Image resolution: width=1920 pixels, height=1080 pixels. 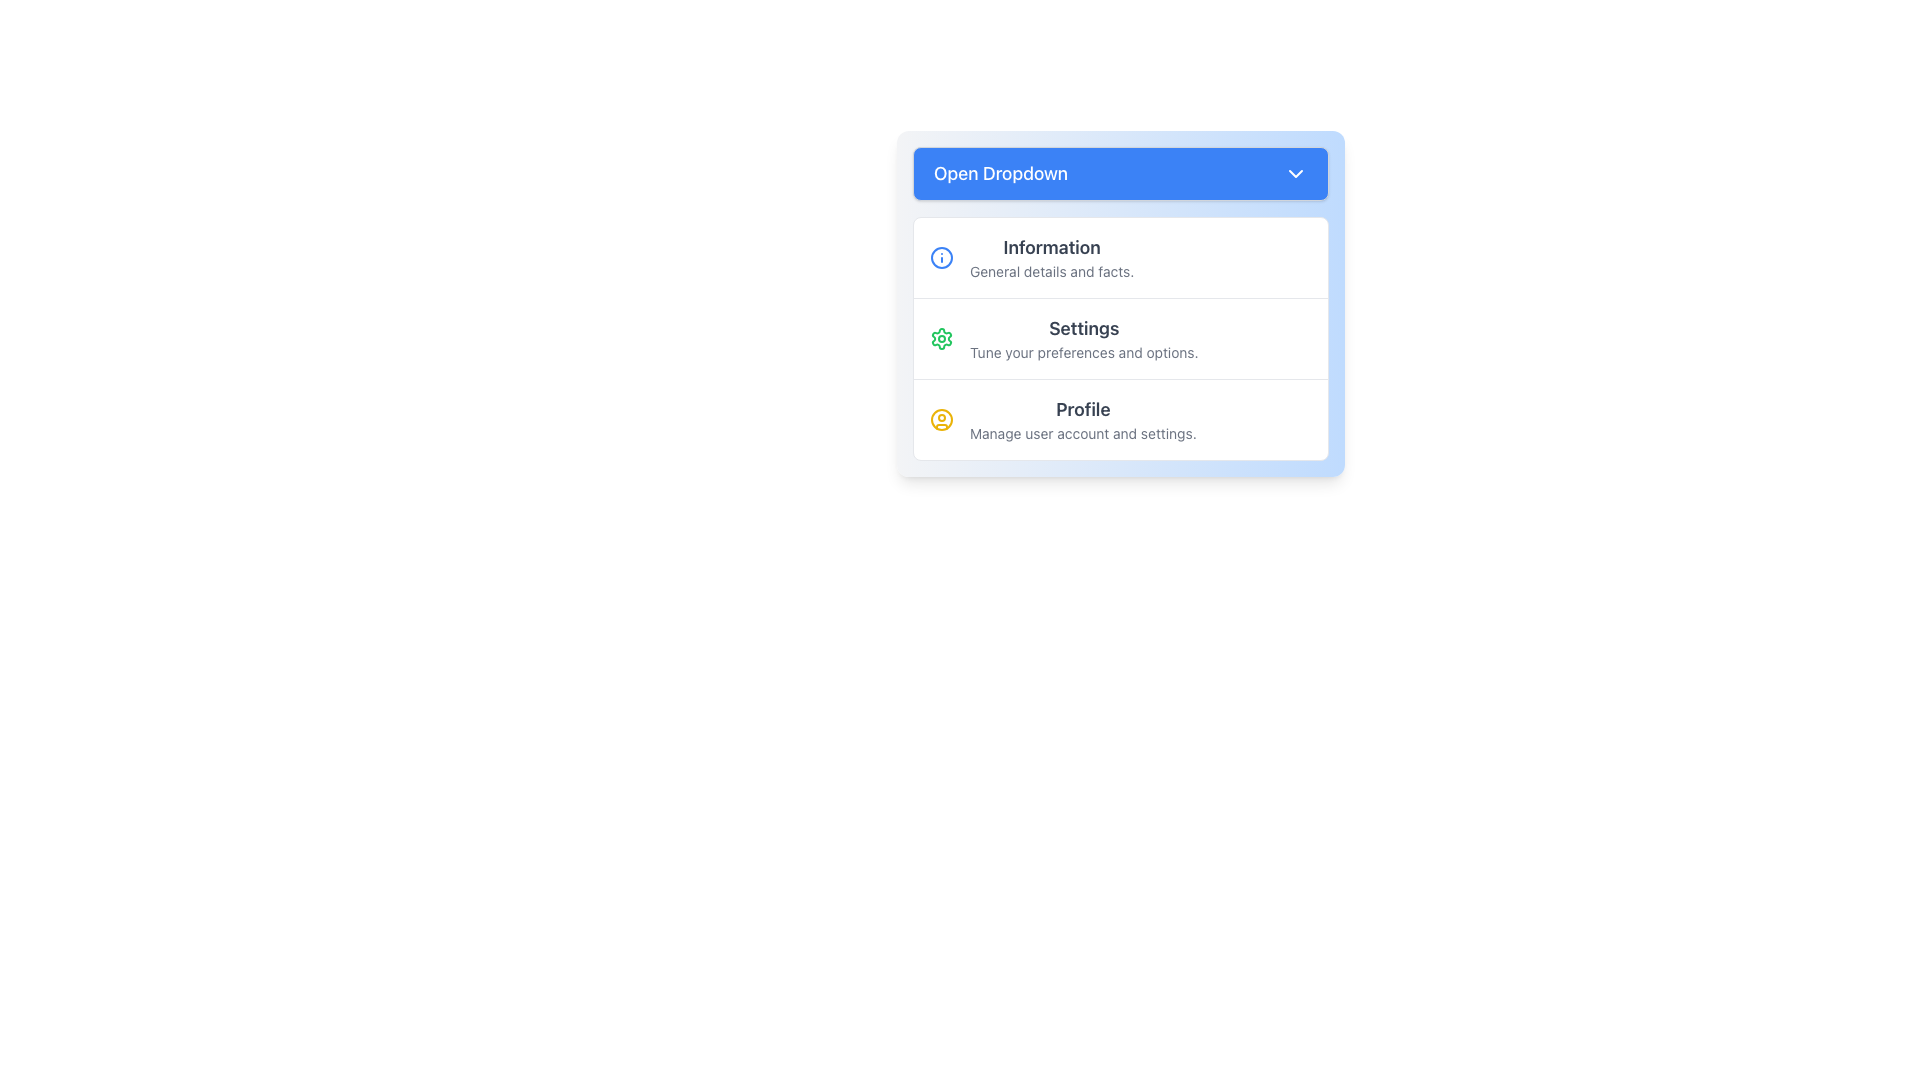 What do you see at coordinates (940, 338) in the screenshot?
I see `the green cogwheel icon with a red core located in the 'Settings' section of the dropdown menu` at bounding box center [940, 338].